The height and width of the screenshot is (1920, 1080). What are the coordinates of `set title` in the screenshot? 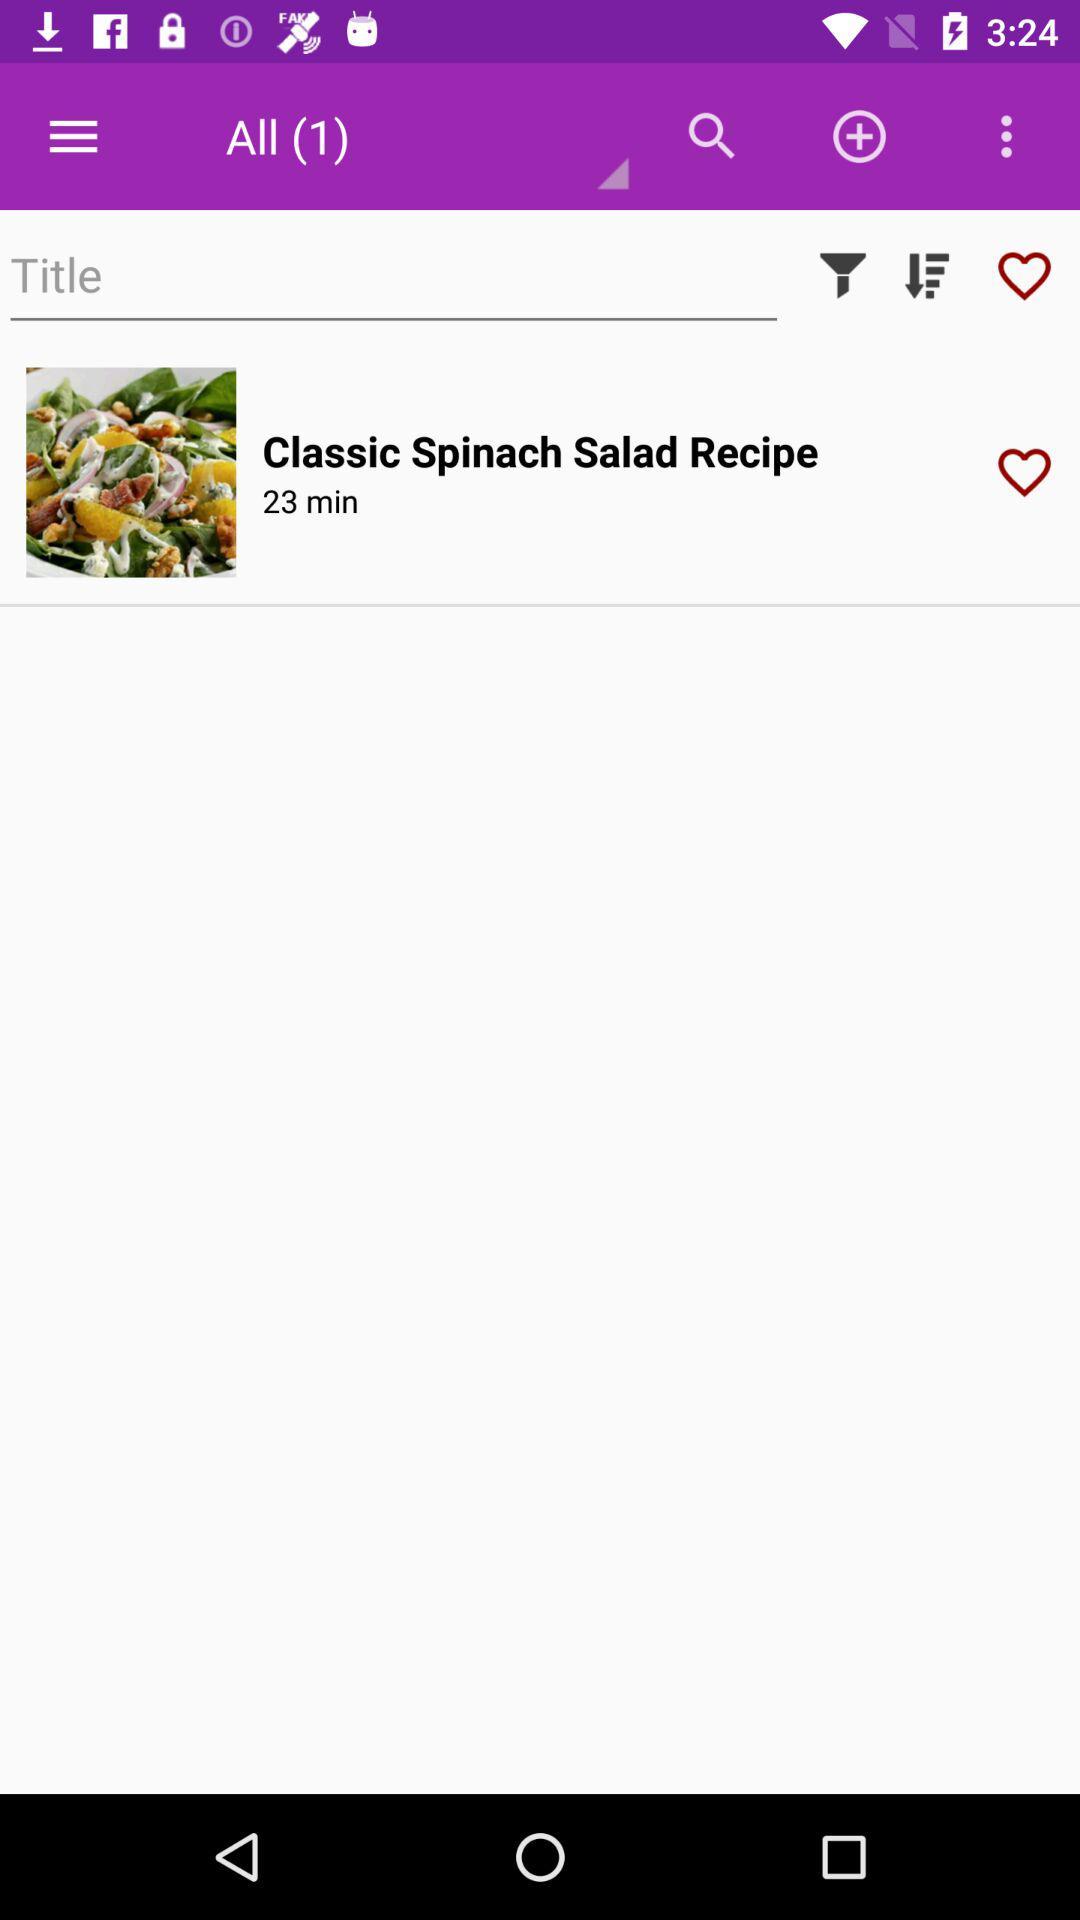 It's located at (393, 274).